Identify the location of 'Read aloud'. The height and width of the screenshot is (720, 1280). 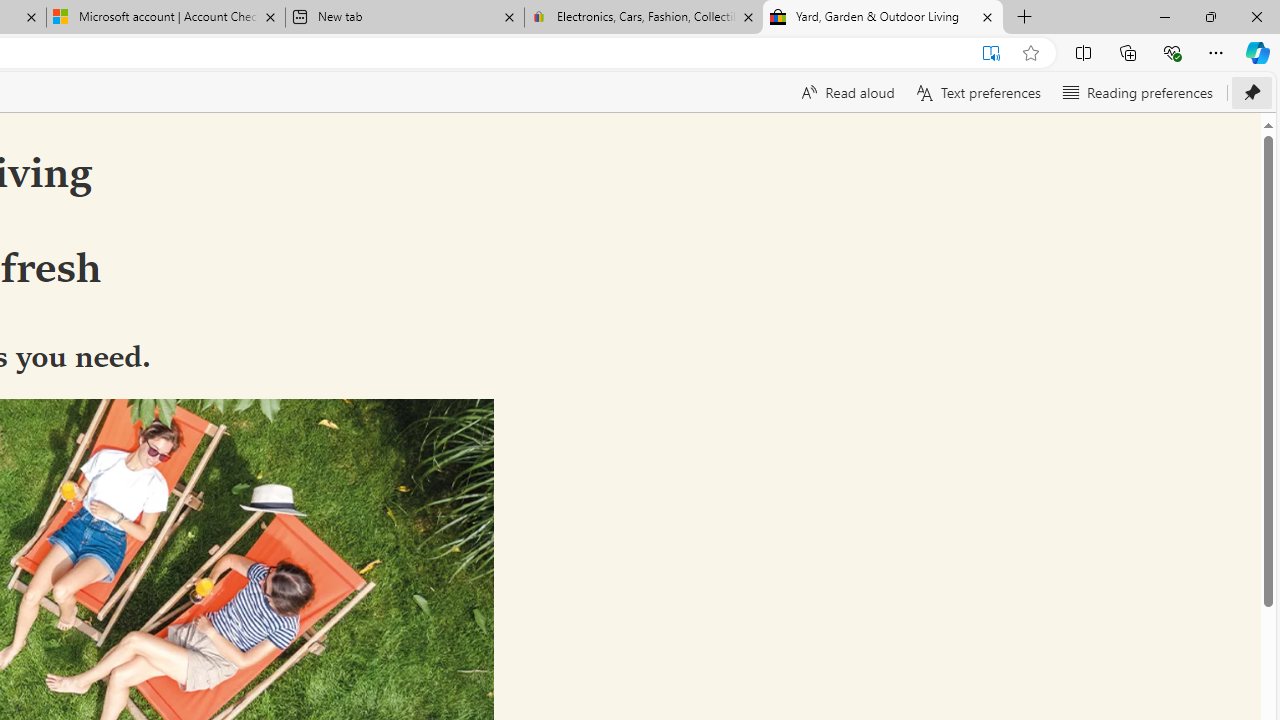
(846, 92).